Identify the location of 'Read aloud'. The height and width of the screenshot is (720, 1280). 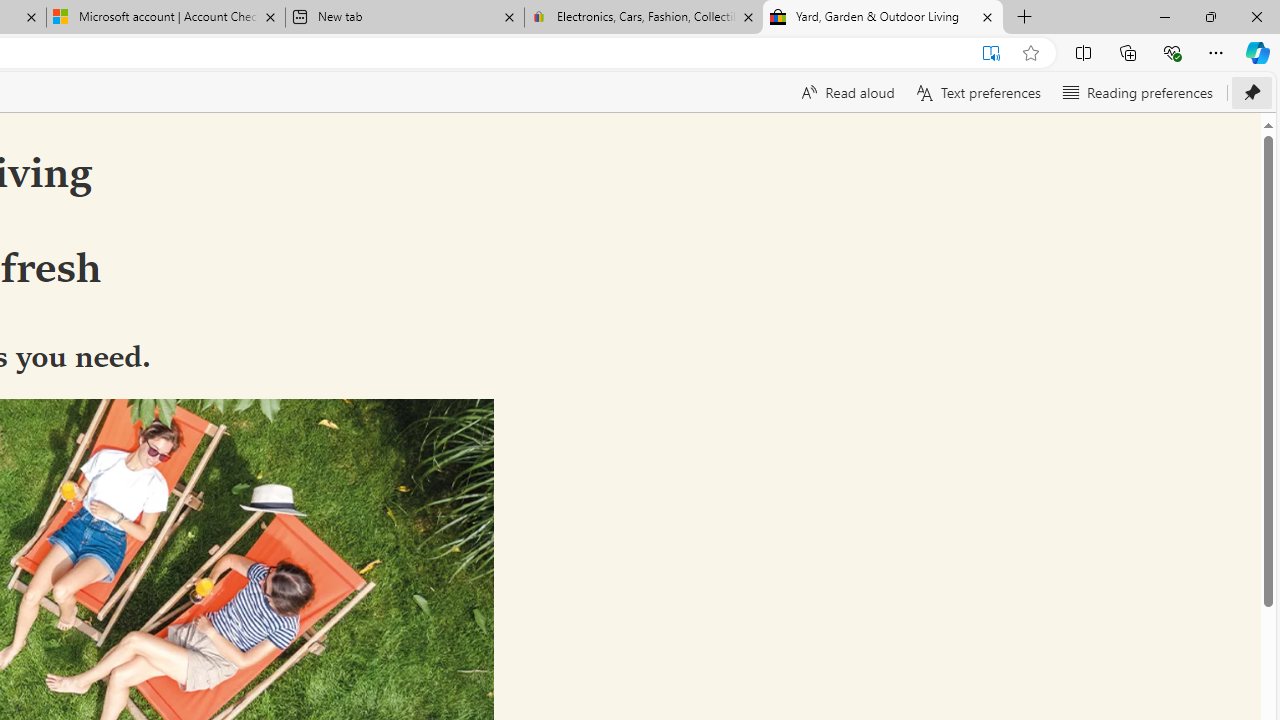
(846, 92).